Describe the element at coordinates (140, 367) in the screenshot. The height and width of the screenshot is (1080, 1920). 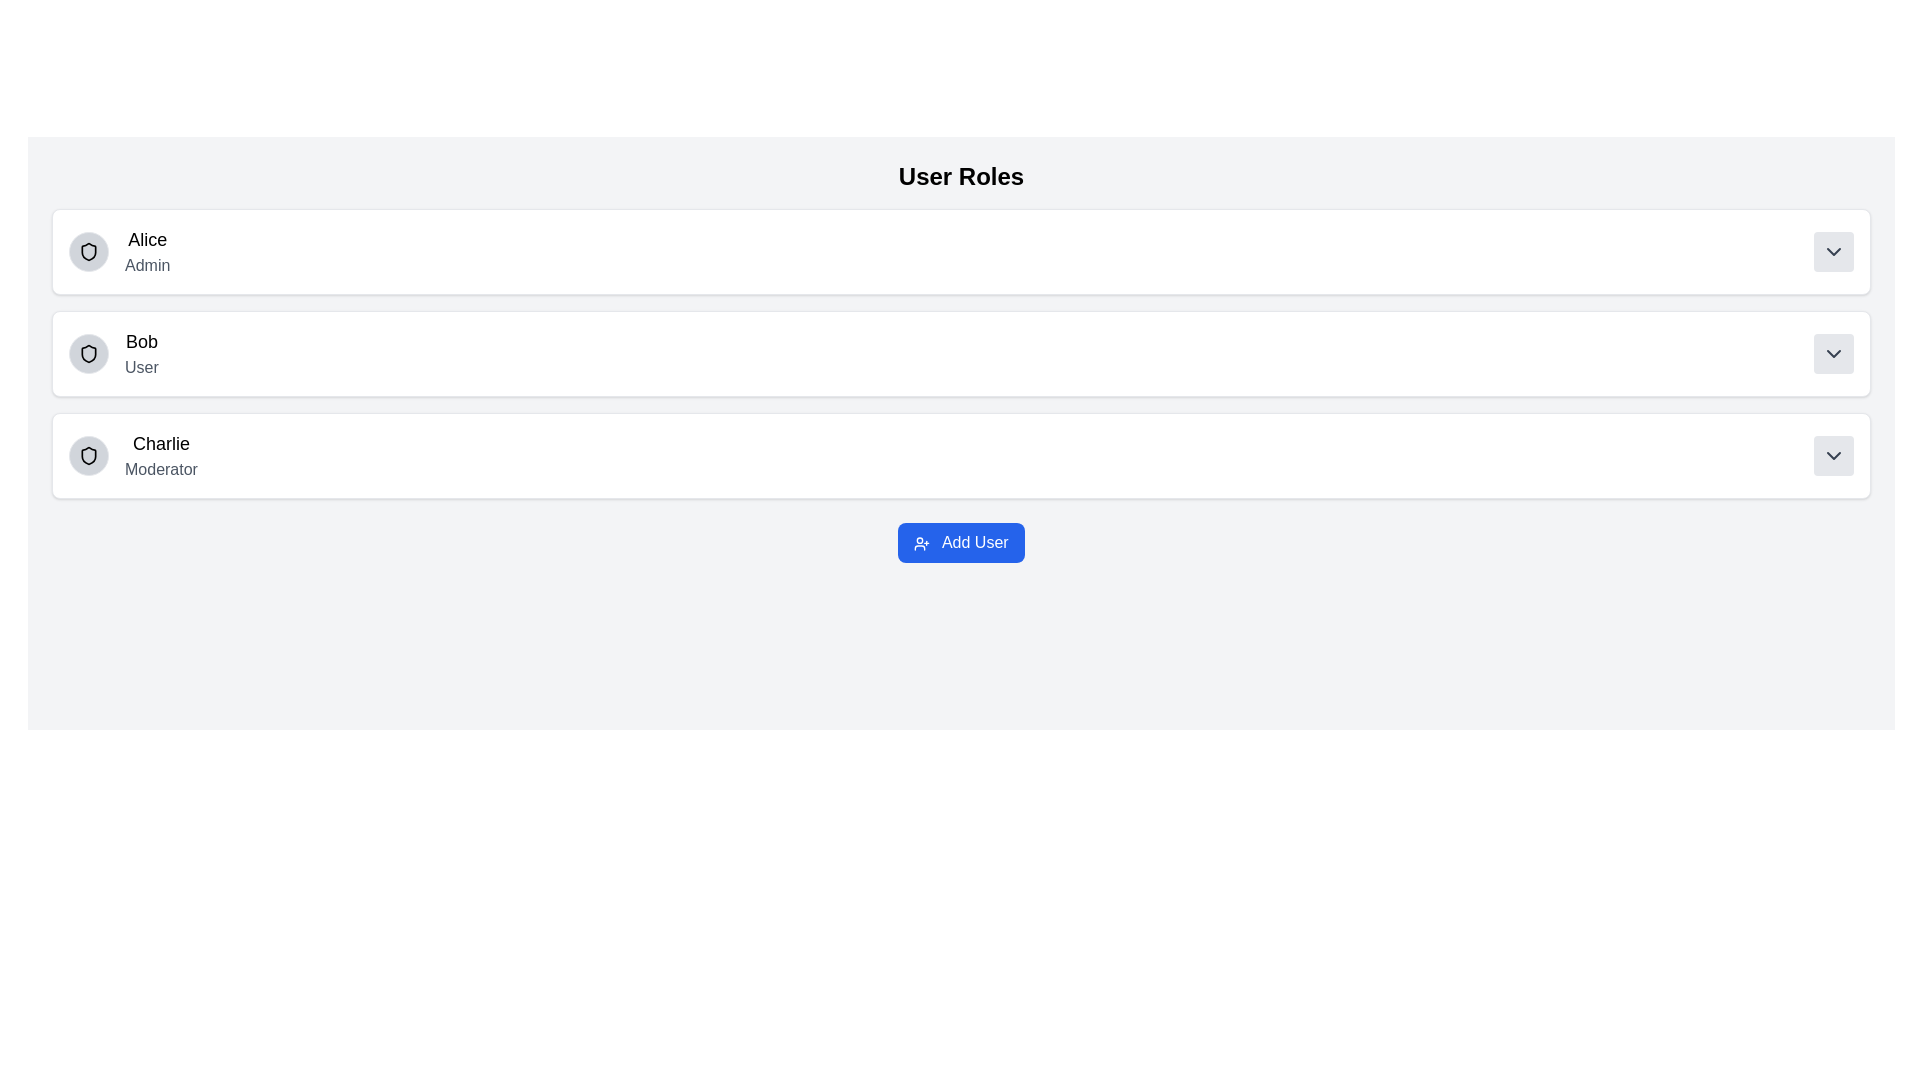
I see `the static text label 'User' styled with a gray font color, which is located beneath the title 'User Roles' in the second user block` at that location.